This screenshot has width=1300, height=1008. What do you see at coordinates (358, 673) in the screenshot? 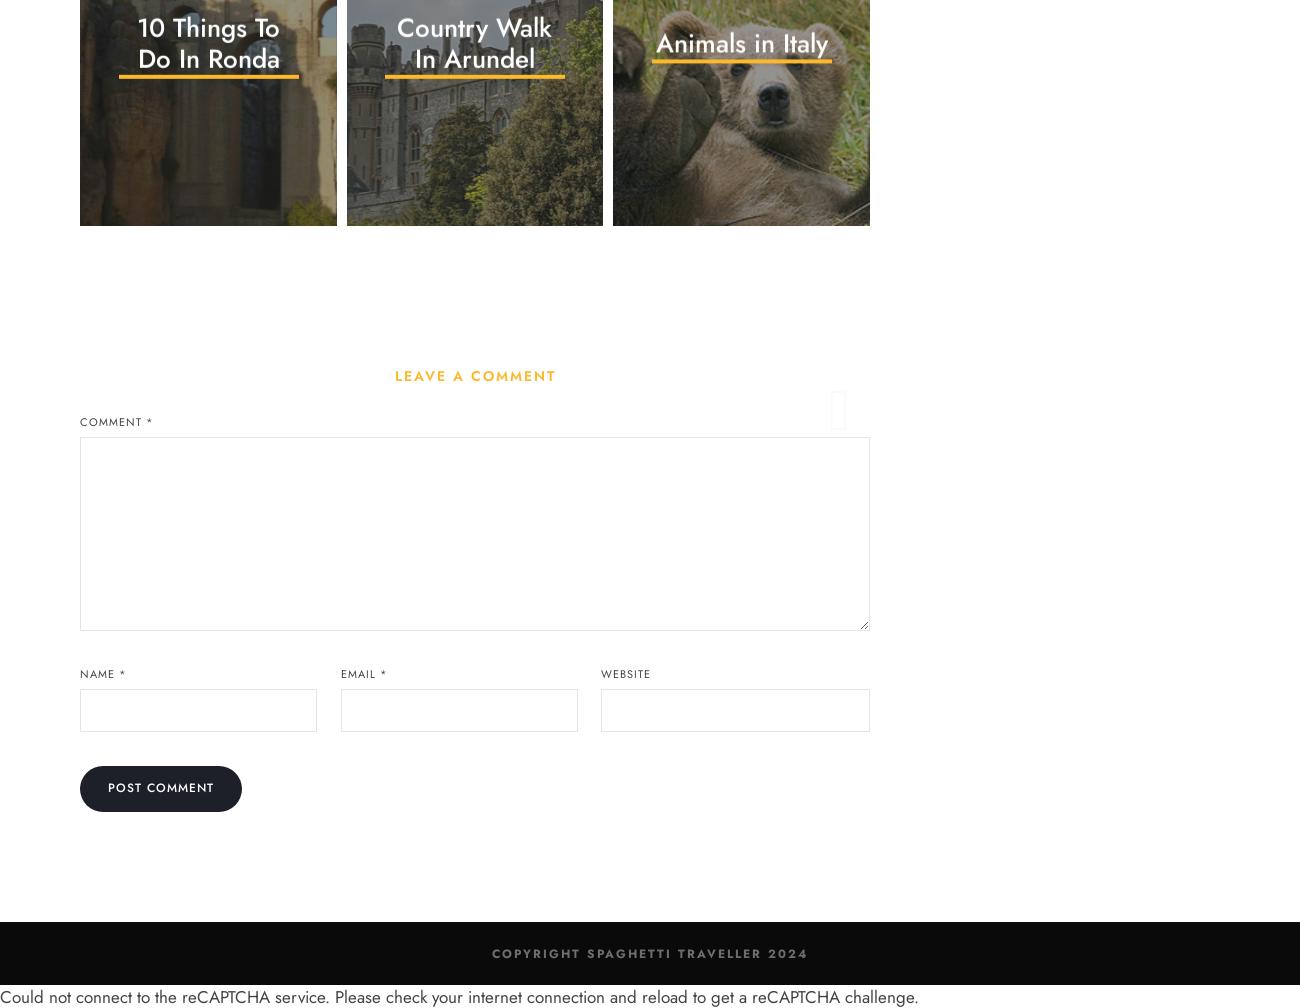
I see `'Email'` at bounding box center [358, 673].